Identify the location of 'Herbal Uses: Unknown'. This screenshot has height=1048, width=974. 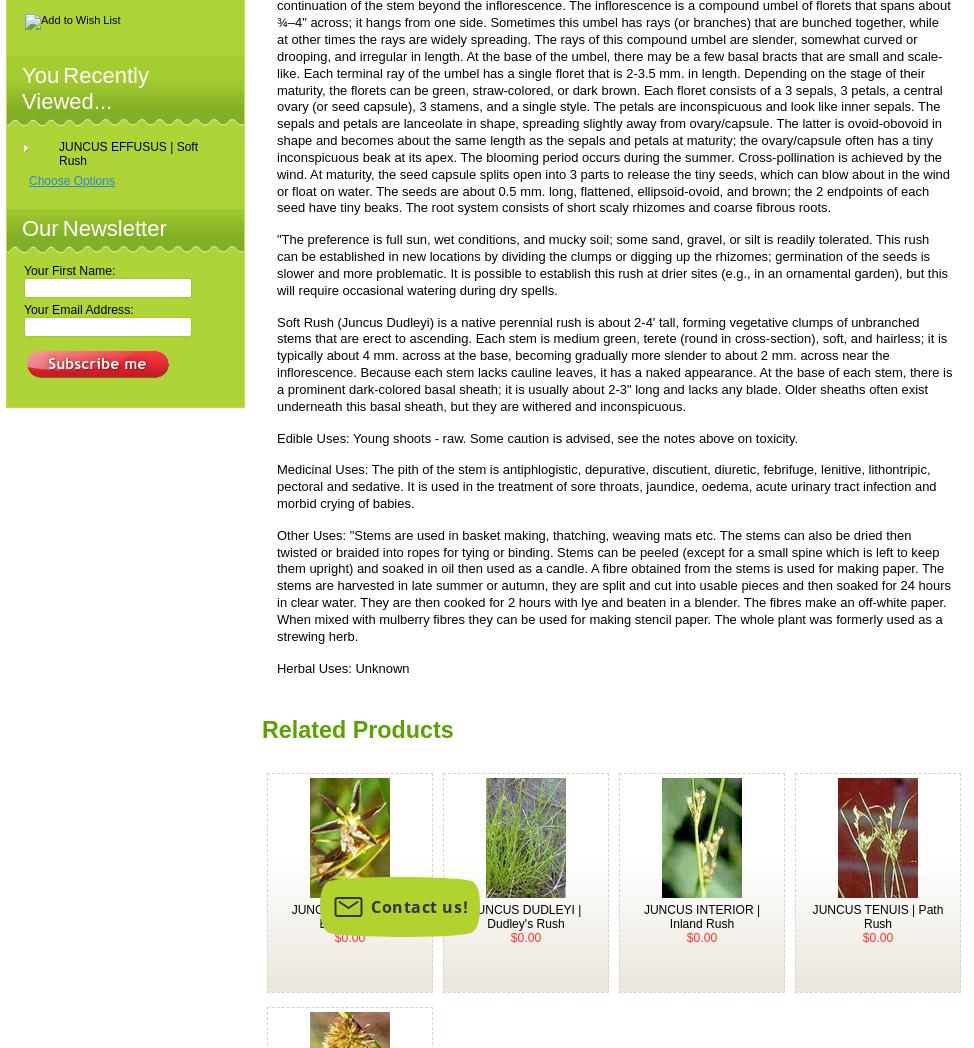
(343, 667).